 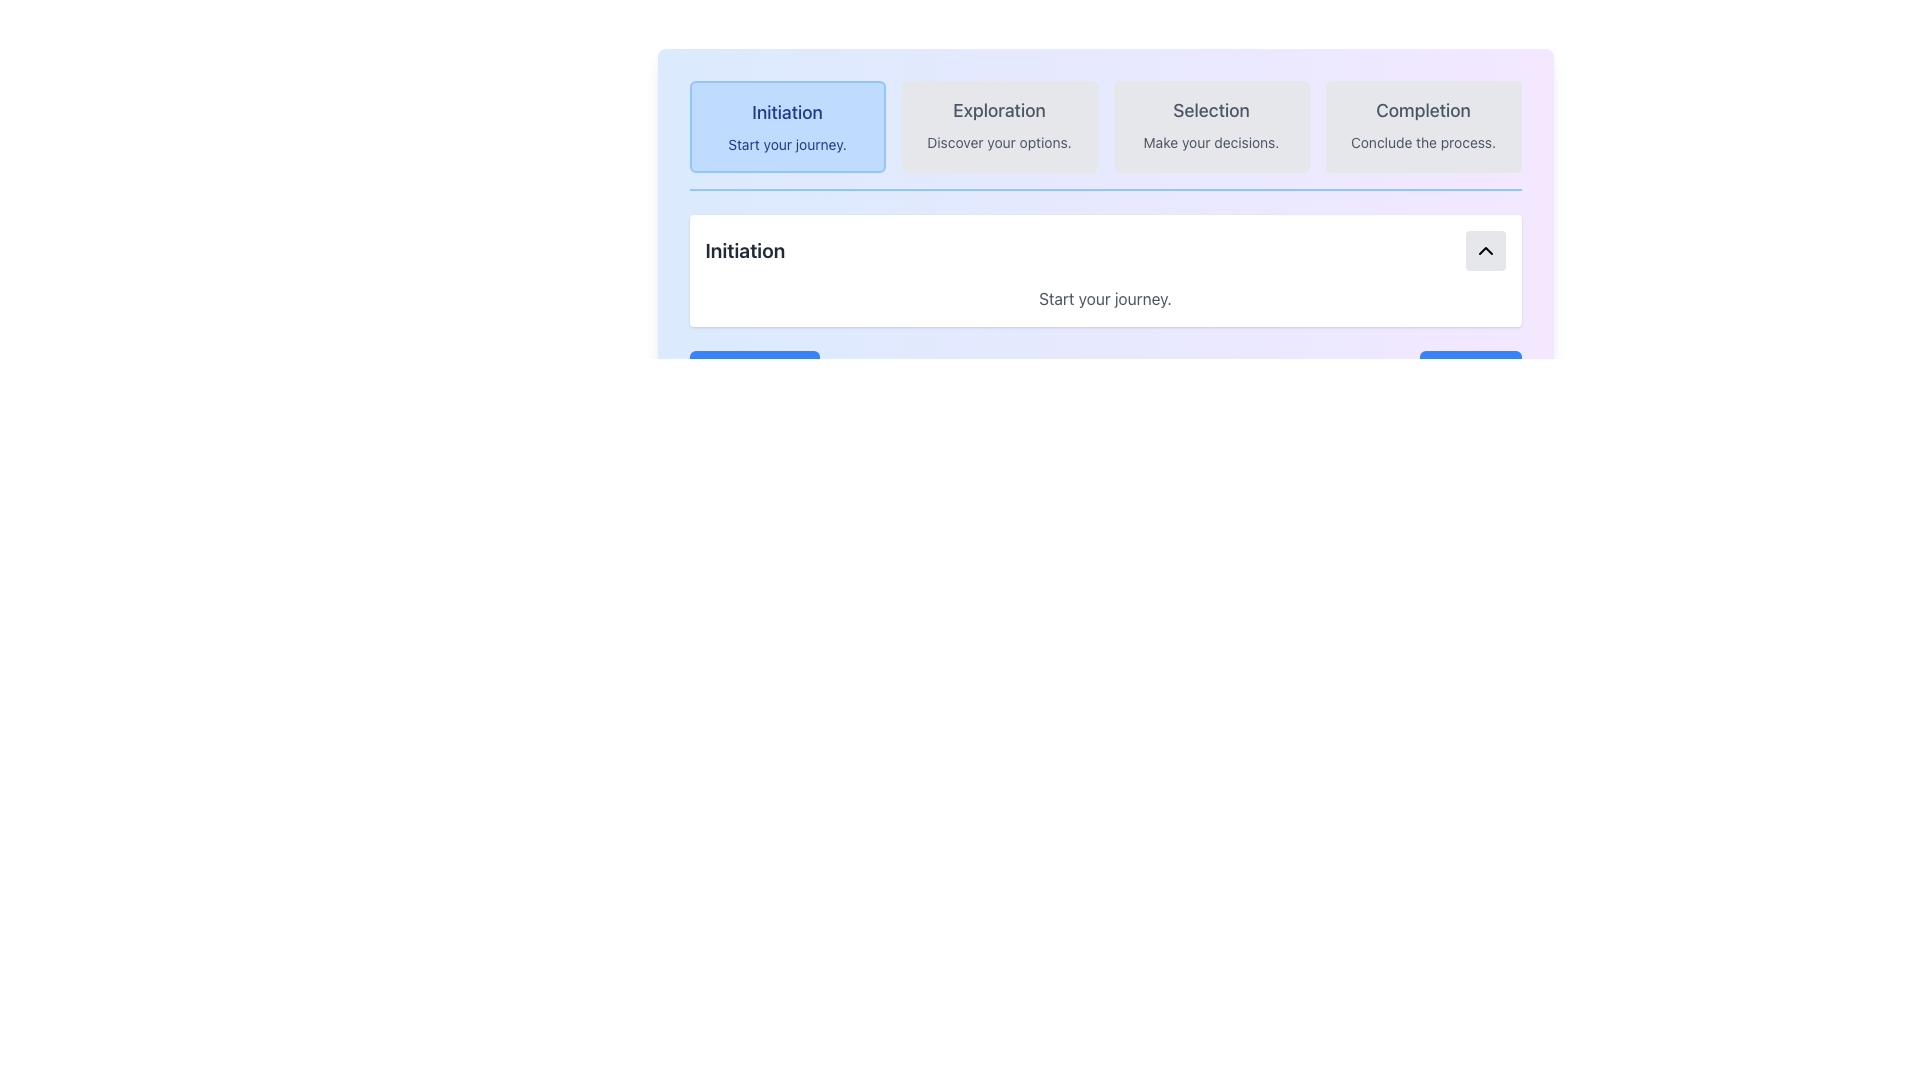 I want to click on the text block displaying 'Start your journey.' located within the 'Initiation' card, so click(x=1104, y=299).